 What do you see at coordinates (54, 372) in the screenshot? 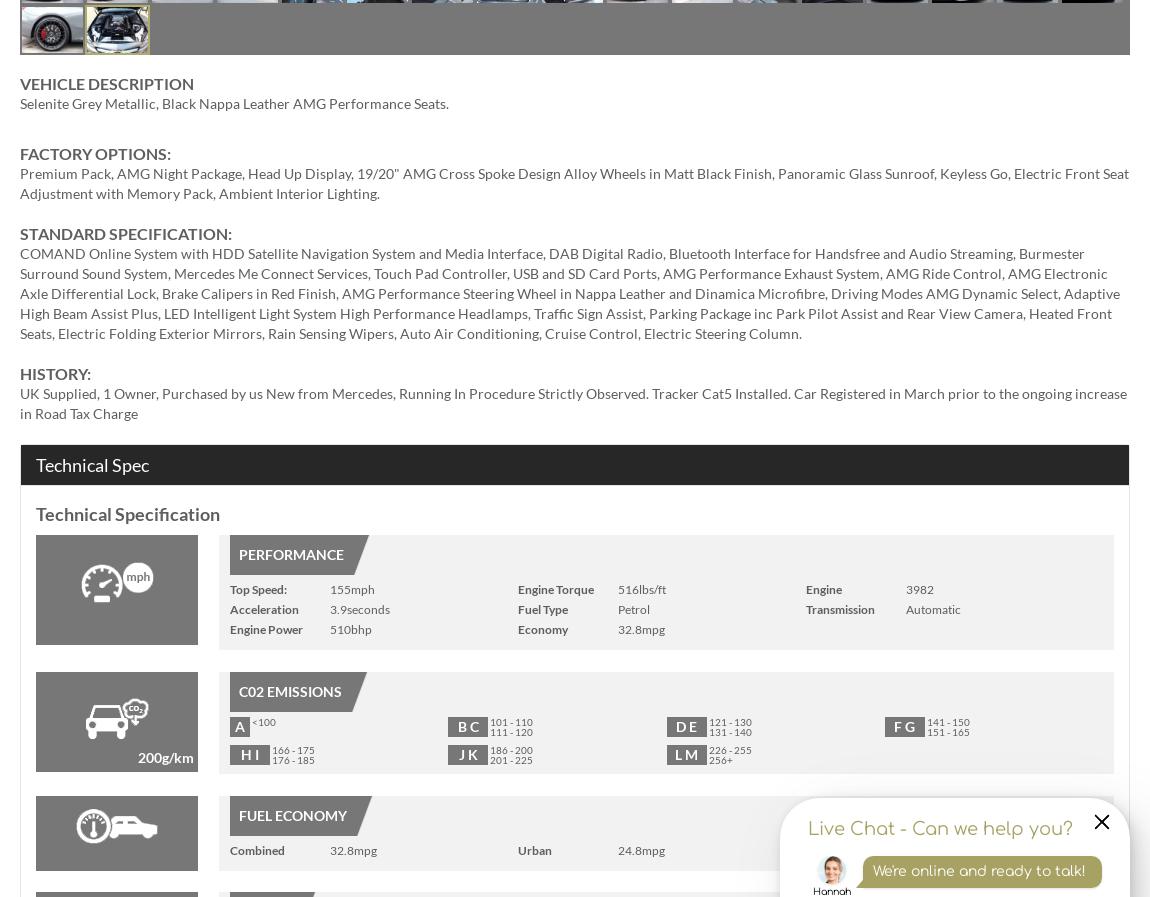
I see `'HISTORY:'` at bounding box center [54, 372].